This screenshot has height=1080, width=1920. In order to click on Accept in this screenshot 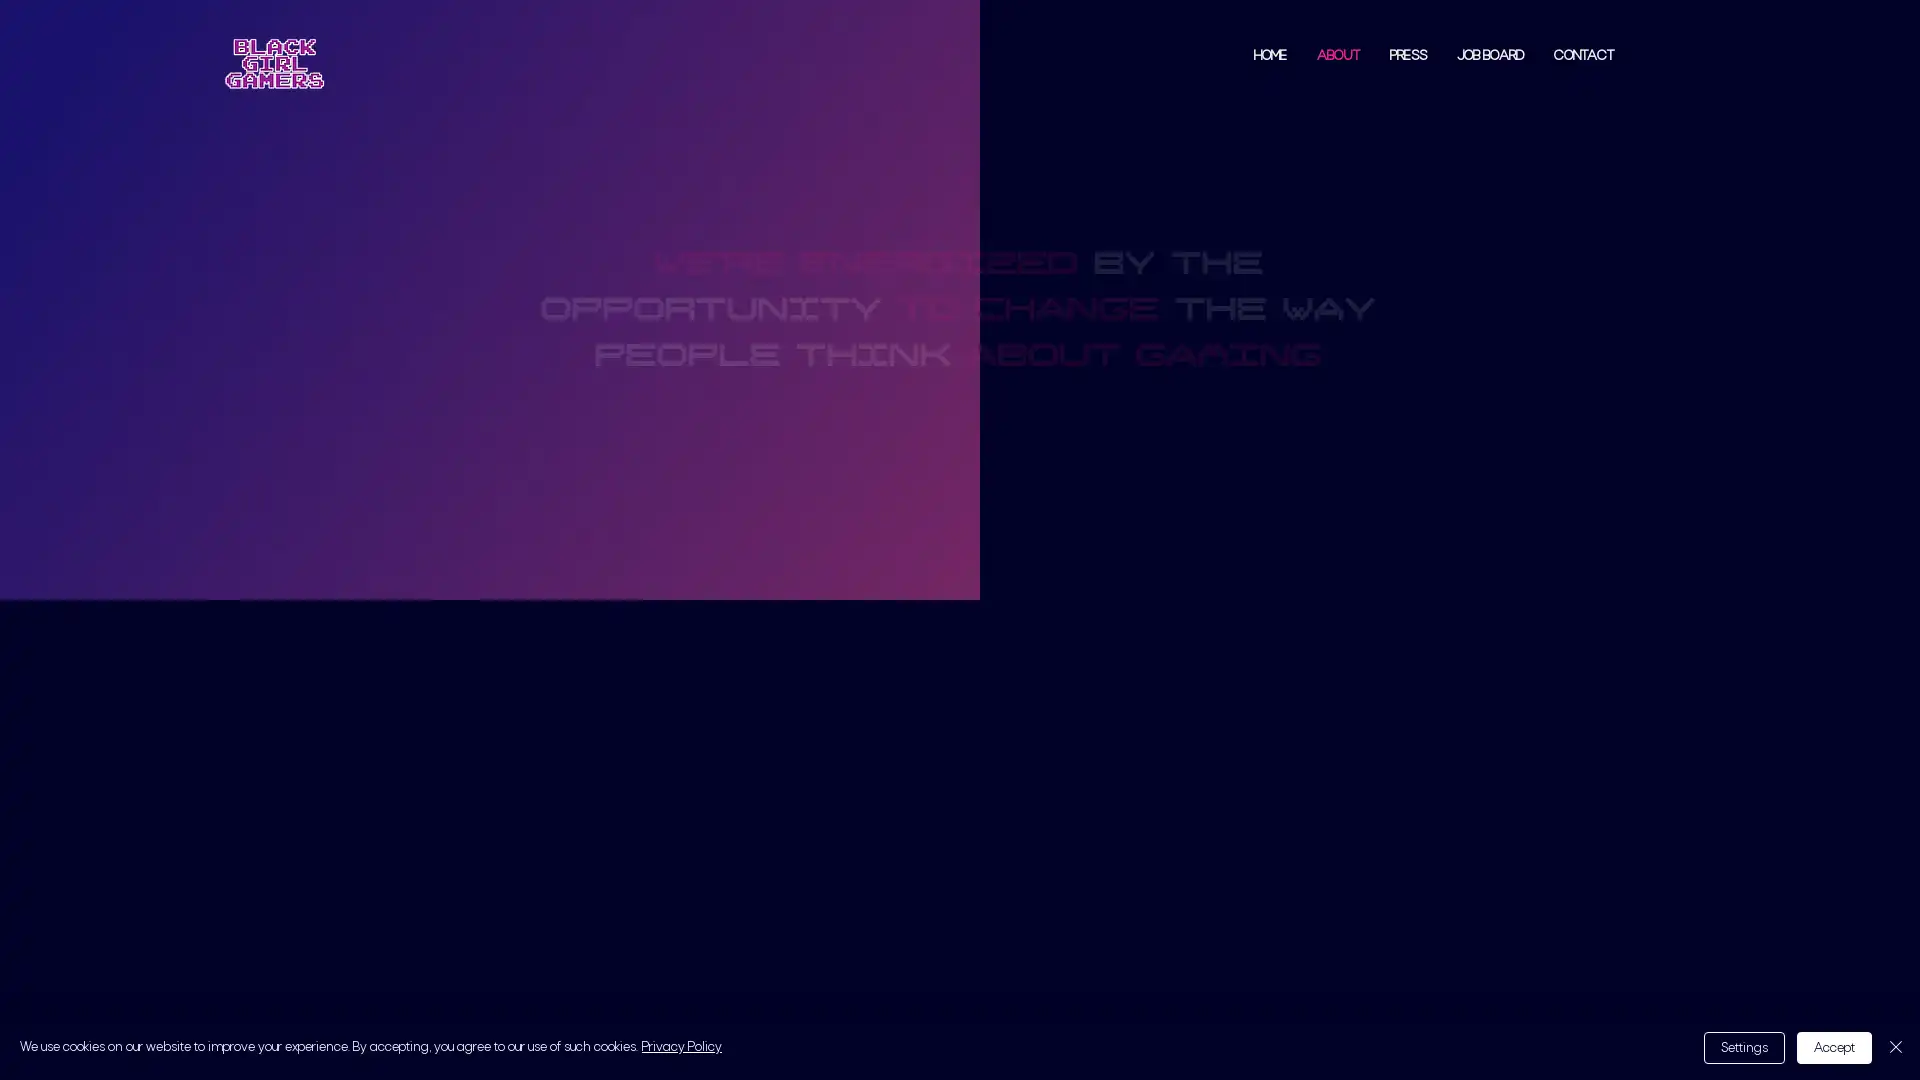, I will do `click(1834, 1047)`.